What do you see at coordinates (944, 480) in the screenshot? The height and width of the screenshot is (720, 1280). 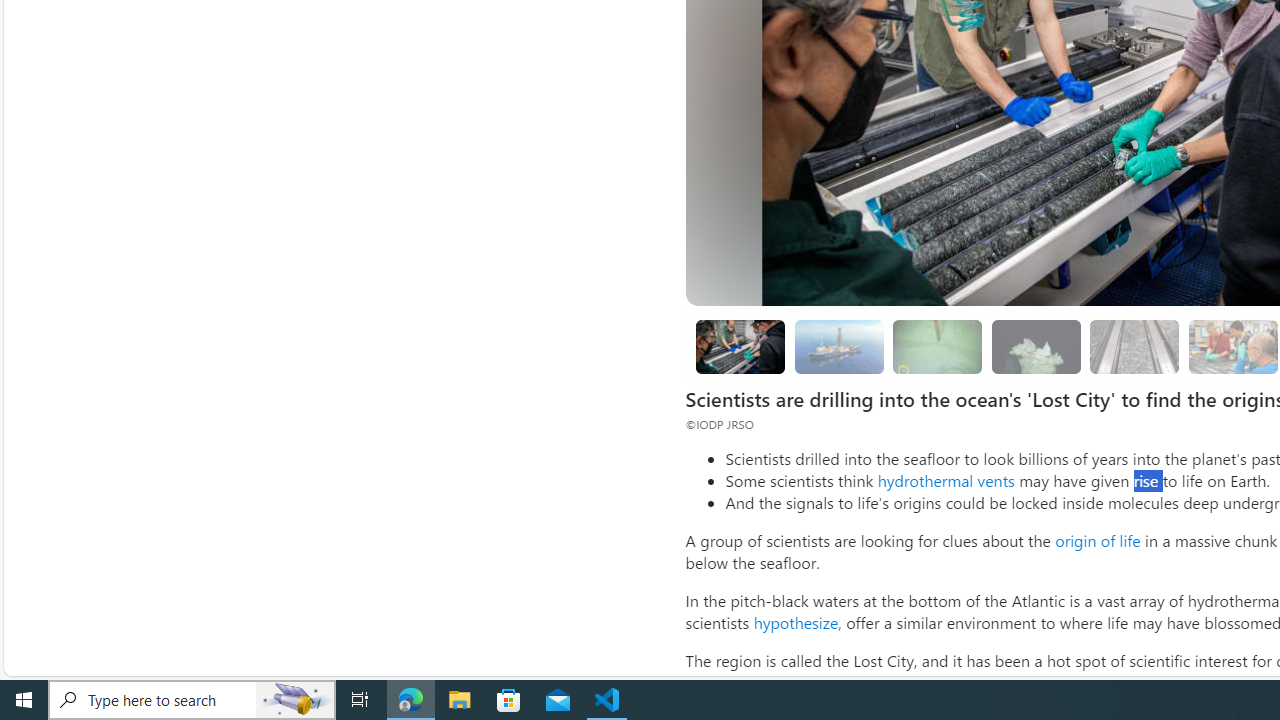 I see `'hydrothermal vents'` at bounding box center [944, 480].